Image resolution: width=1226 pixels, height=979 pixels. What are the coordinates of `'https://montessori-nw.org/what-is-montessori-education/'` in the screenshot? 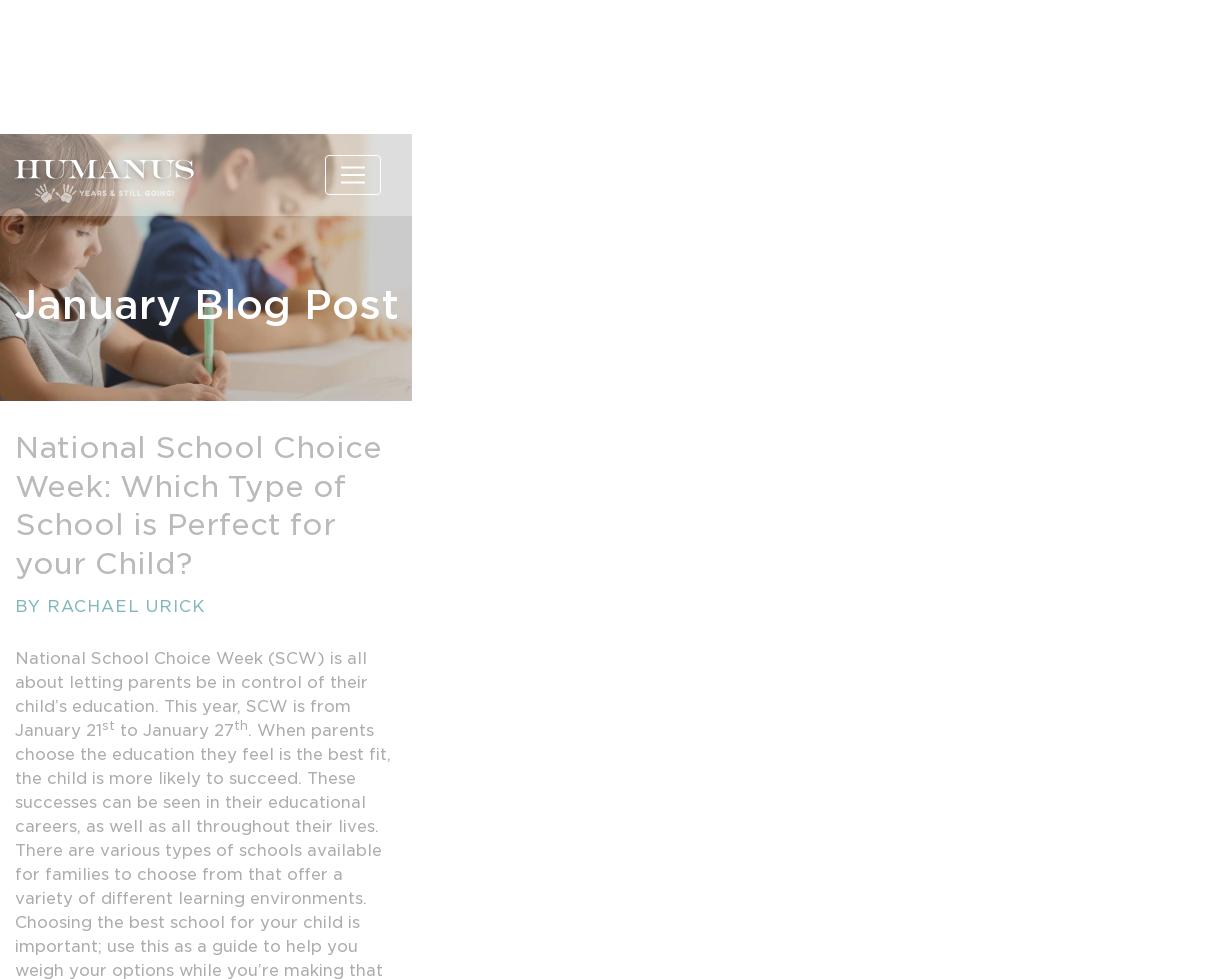 It's located at (196, 855).